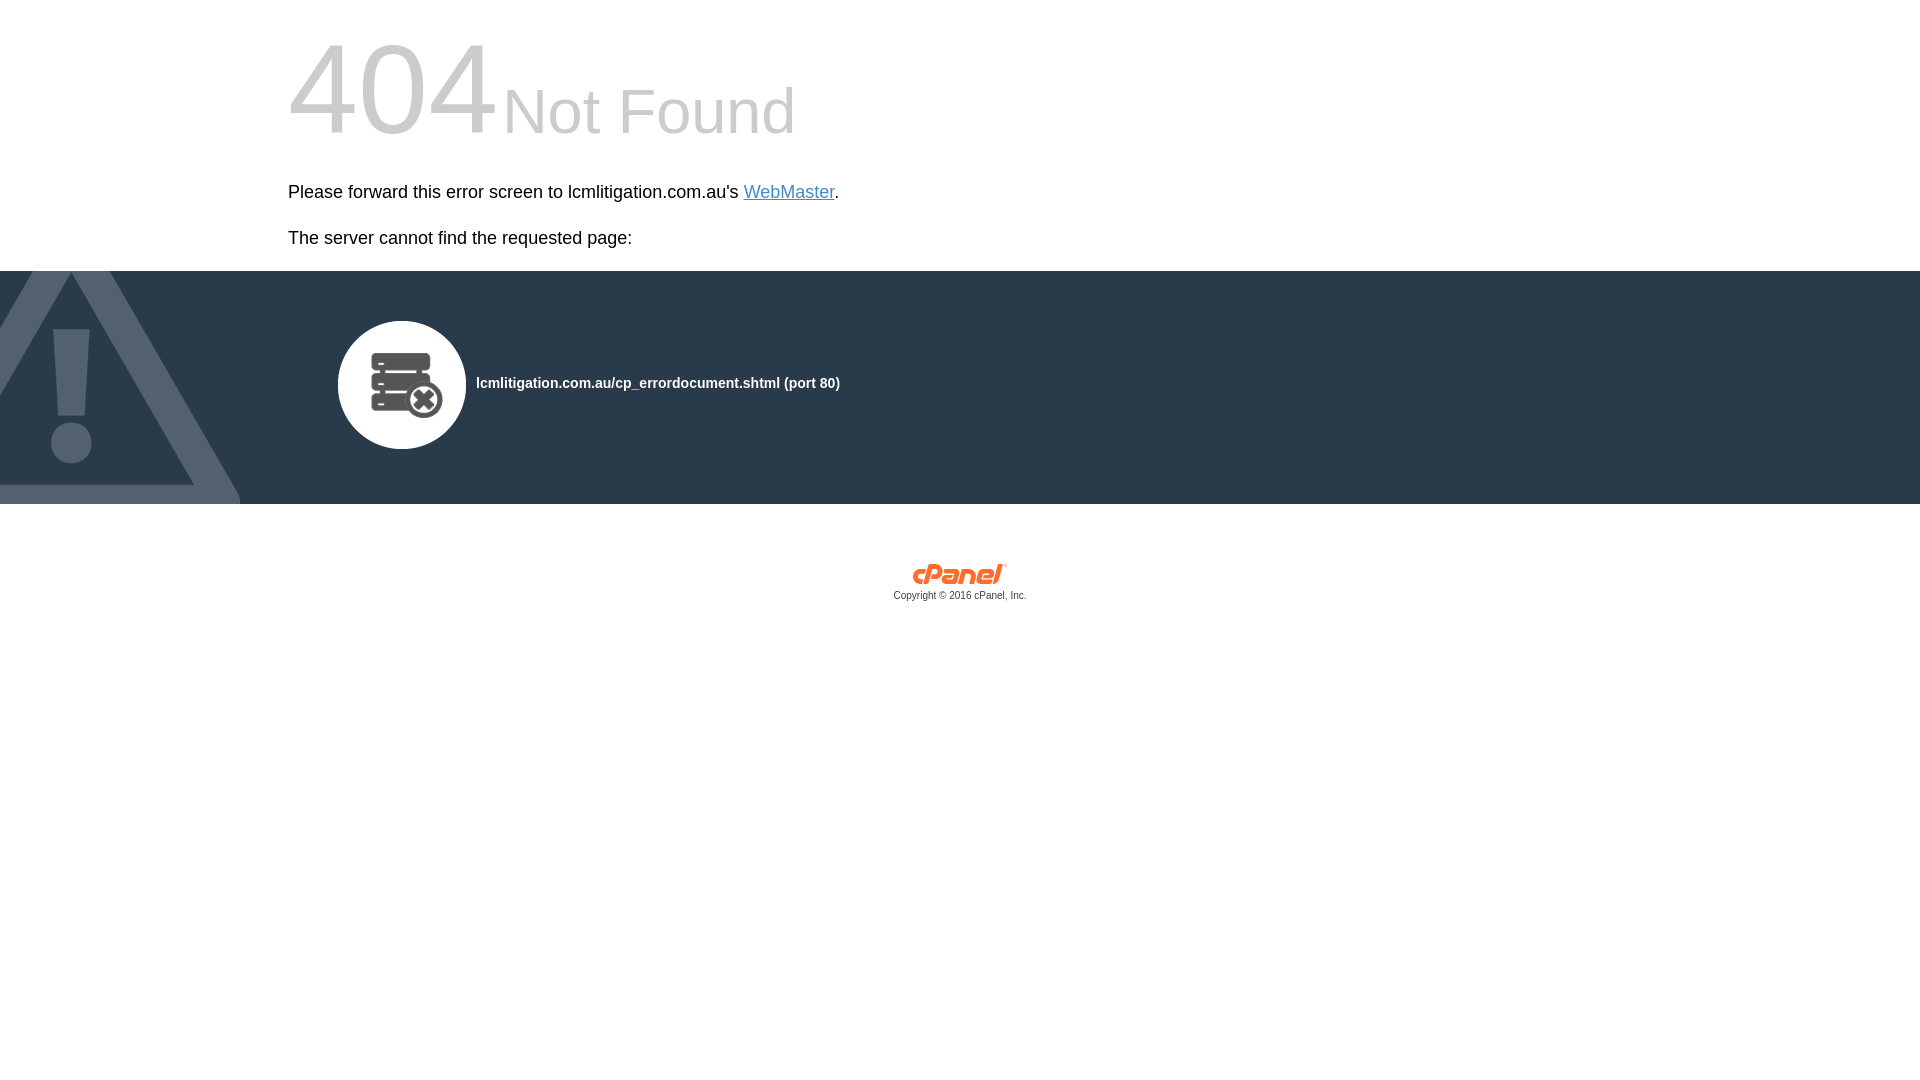 The width and height of the screenshot is (1920, 1080). I want to click on 'WebMaster', so click(788, 192).